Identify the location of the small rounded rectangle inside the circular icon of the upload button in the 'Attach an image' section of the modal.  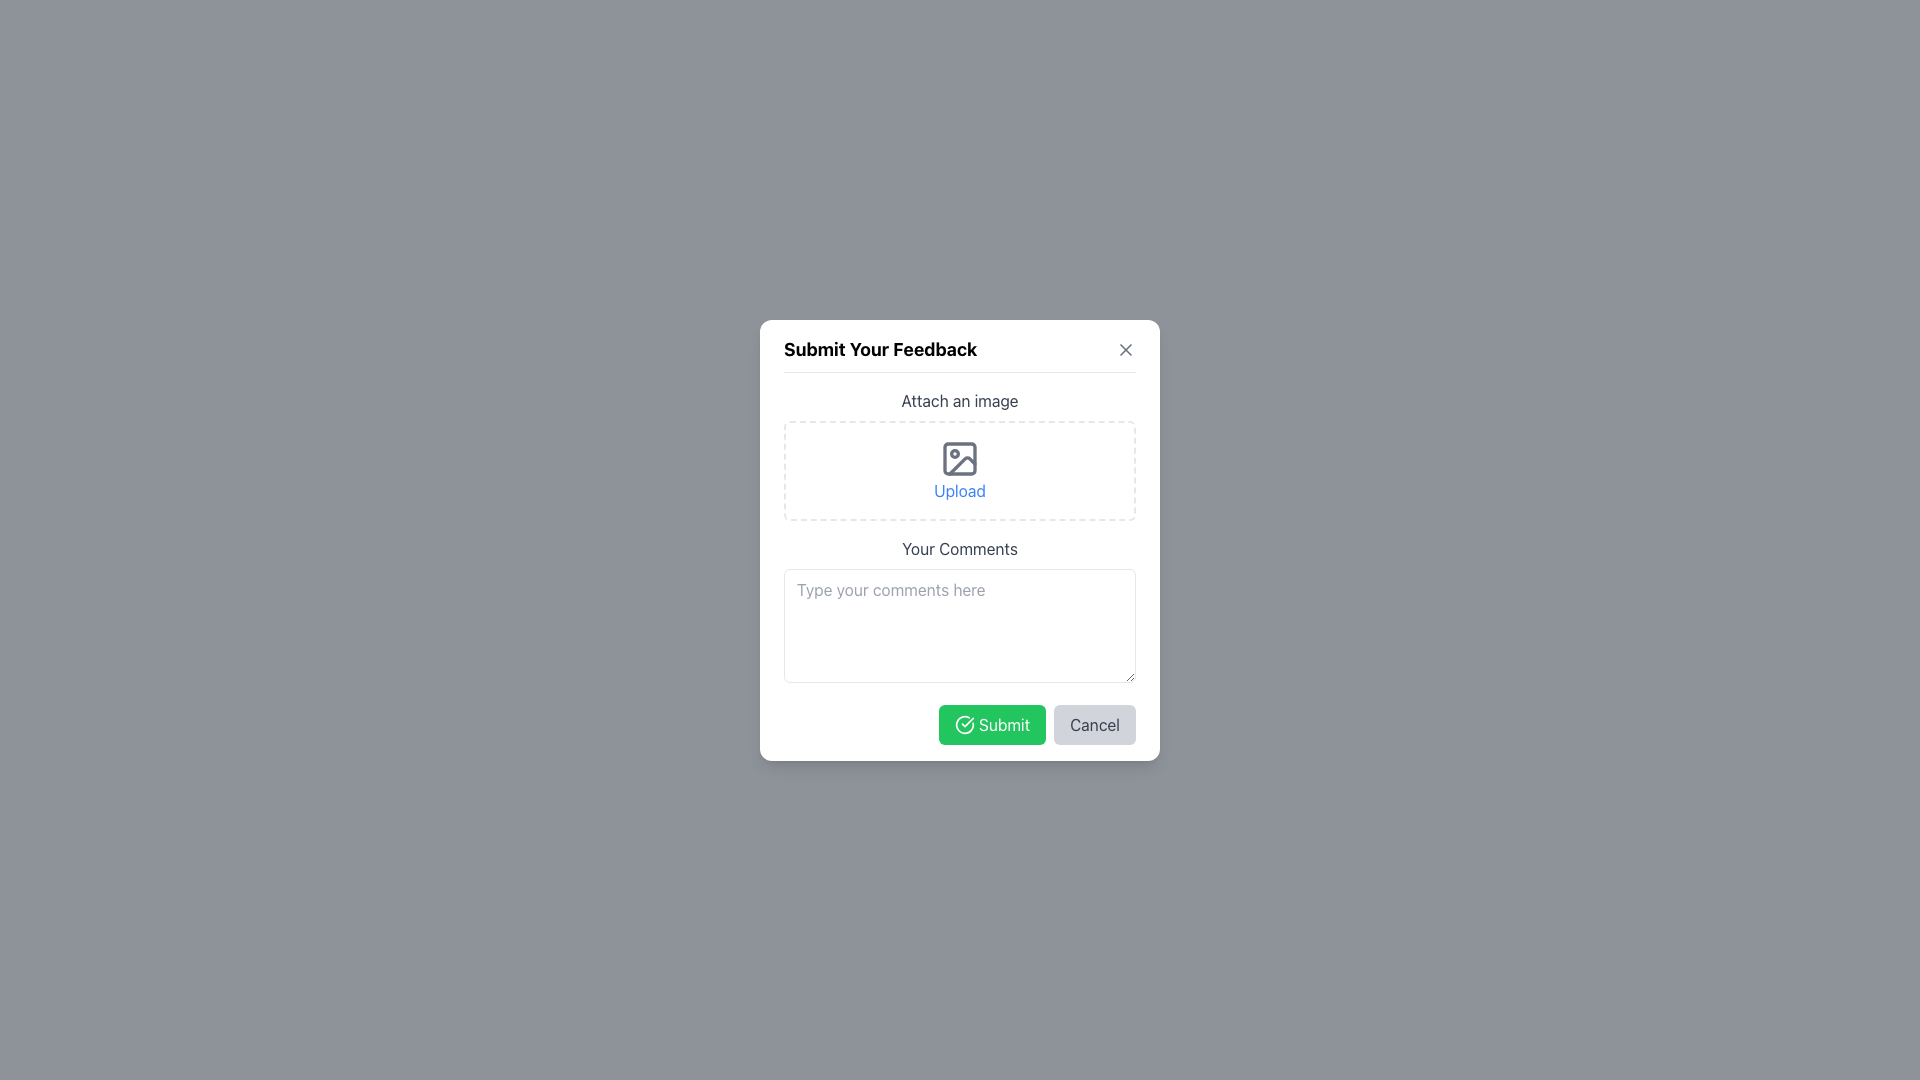
(960, 458).